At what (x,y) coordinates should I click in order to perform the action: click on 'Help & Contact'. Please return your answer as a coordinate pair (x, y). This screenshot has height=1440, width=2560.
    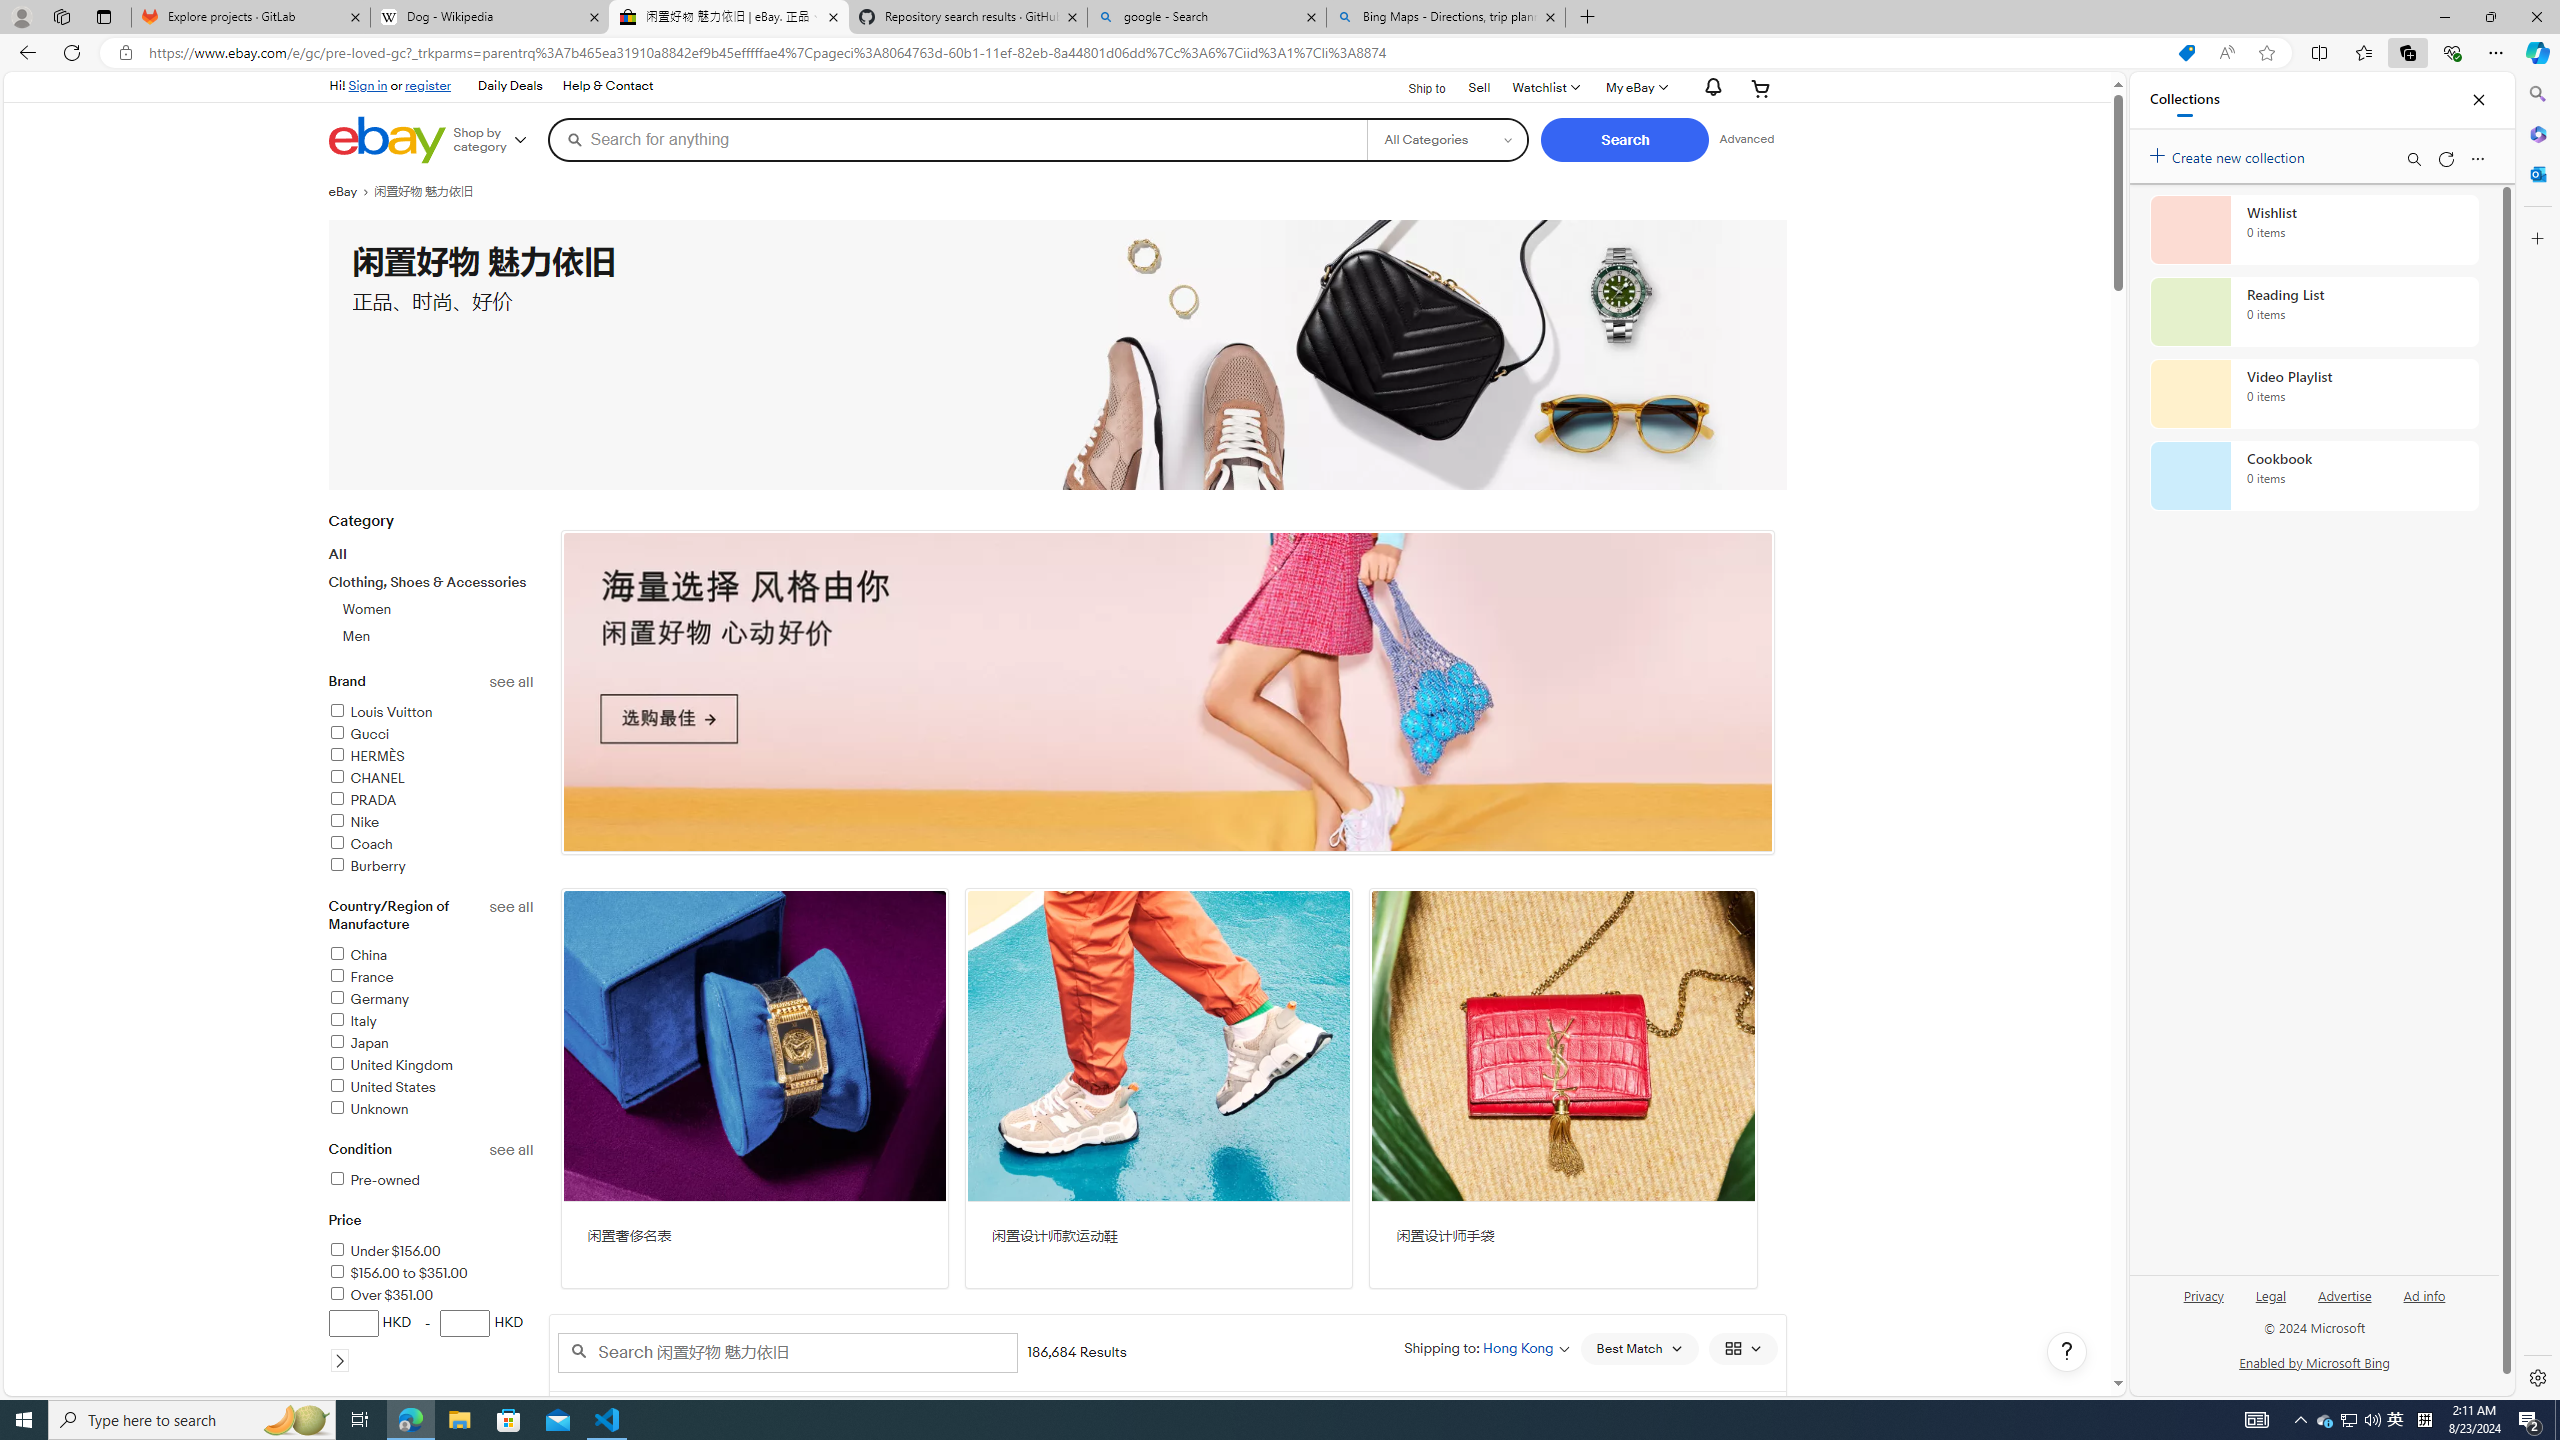
    Looking at the image, I should click on (606, 85).